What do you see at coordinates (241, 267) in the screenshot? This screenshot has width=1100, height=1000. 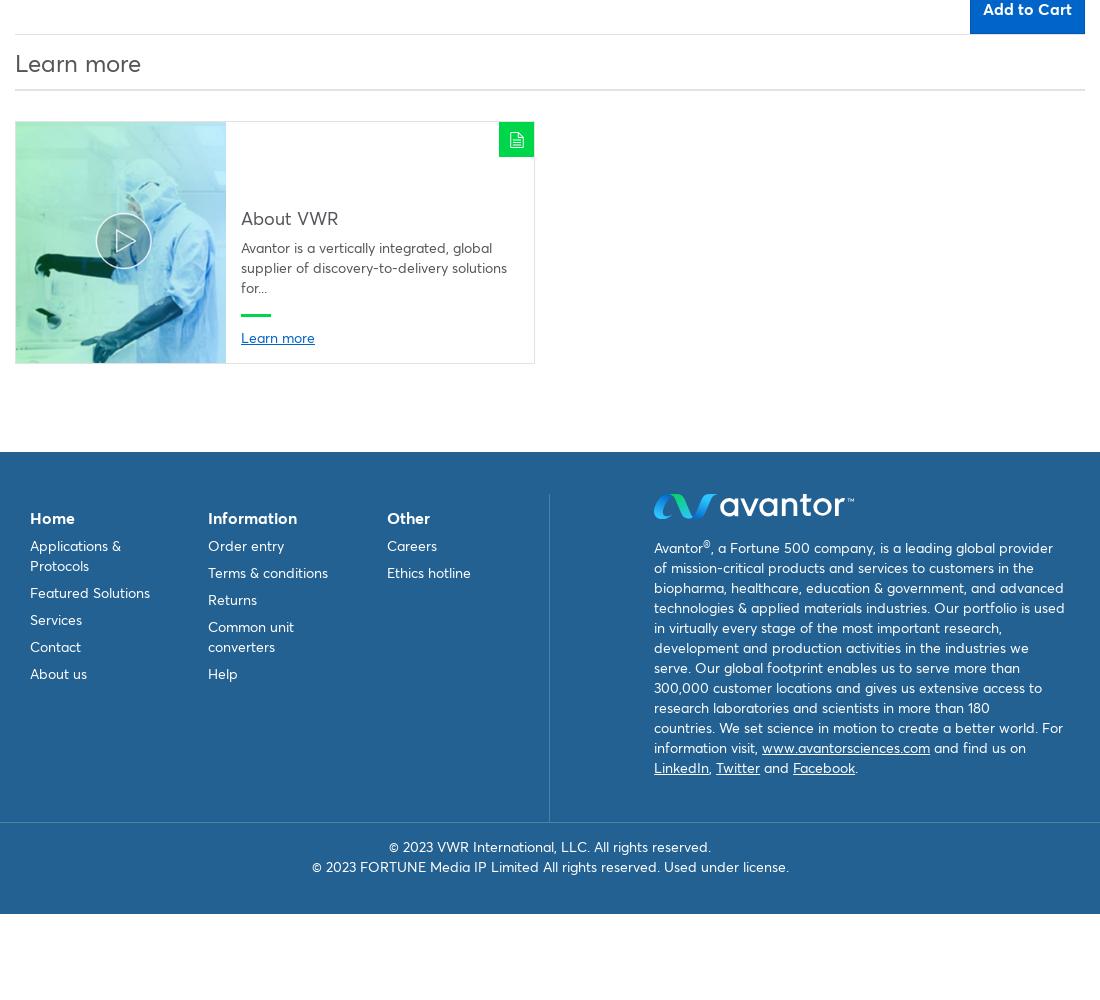 I see `'Avantor is a vertically integrated, global supplier of discovery-to-delivery solutions for...'` at bounding box center [241, 267].